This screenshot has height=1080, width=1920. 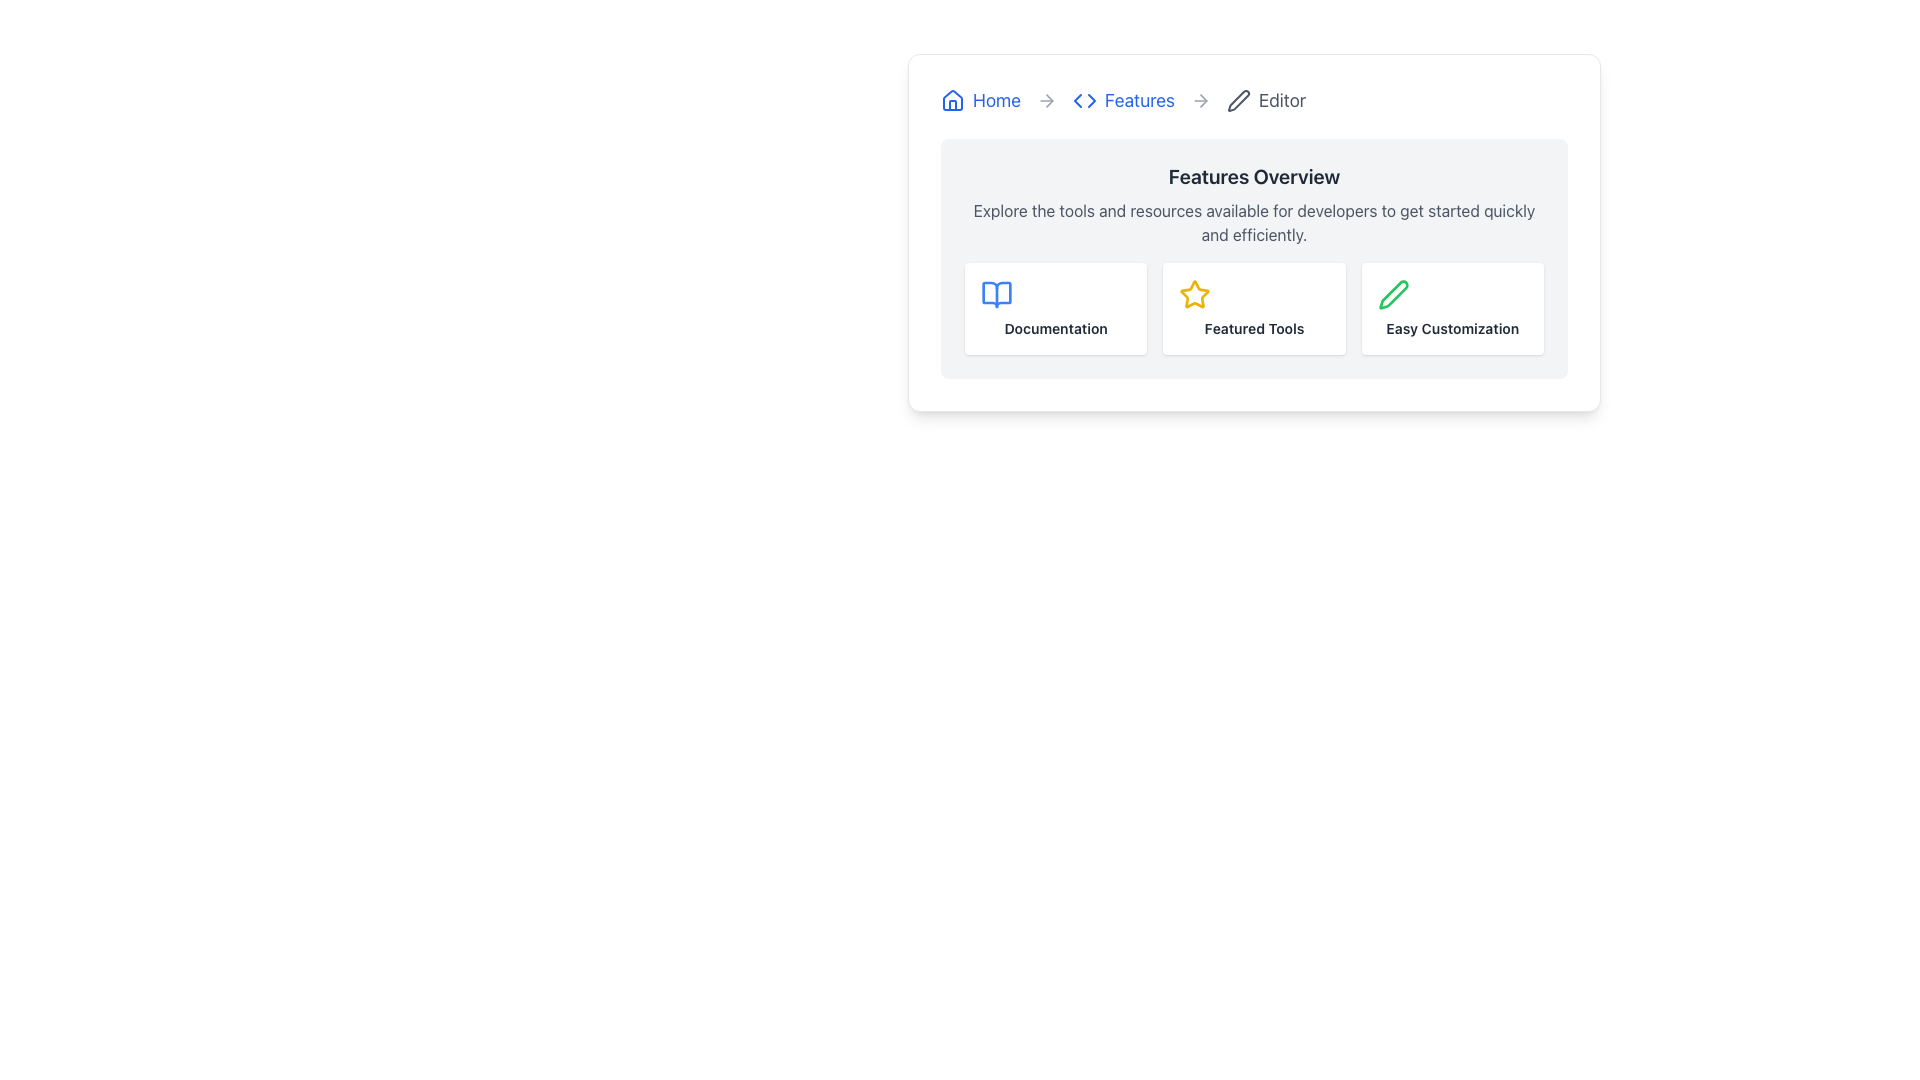 What do you see at coordinates (1392, 294) in the screenshot?
I see `the decorative icon within the 'Easy Customization' card in the 'Features Overview' section, indicating customization features` at bounding box center [1392, 294].